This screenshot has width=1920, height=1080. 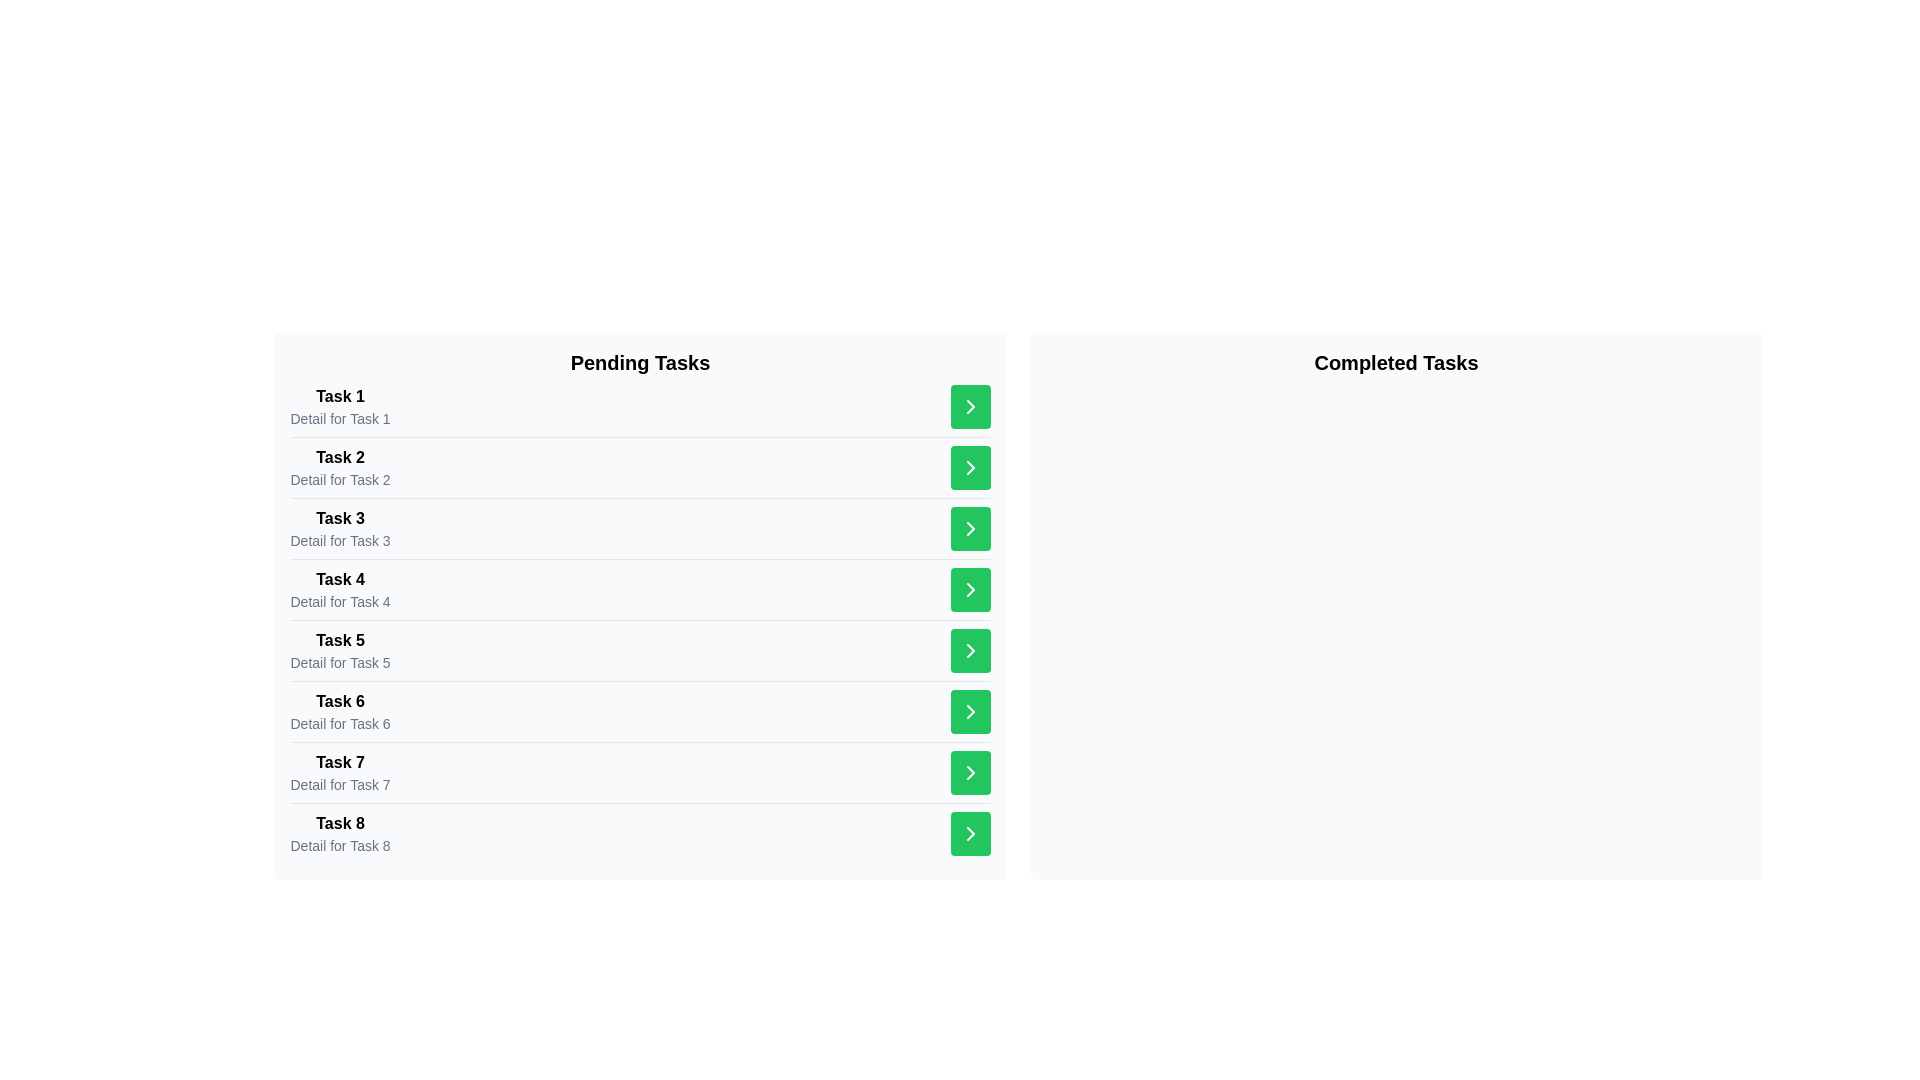 I want to click on the chevron button located in the rightmost column of the 'Pending Tasks' section, so click(x=970, y=406).